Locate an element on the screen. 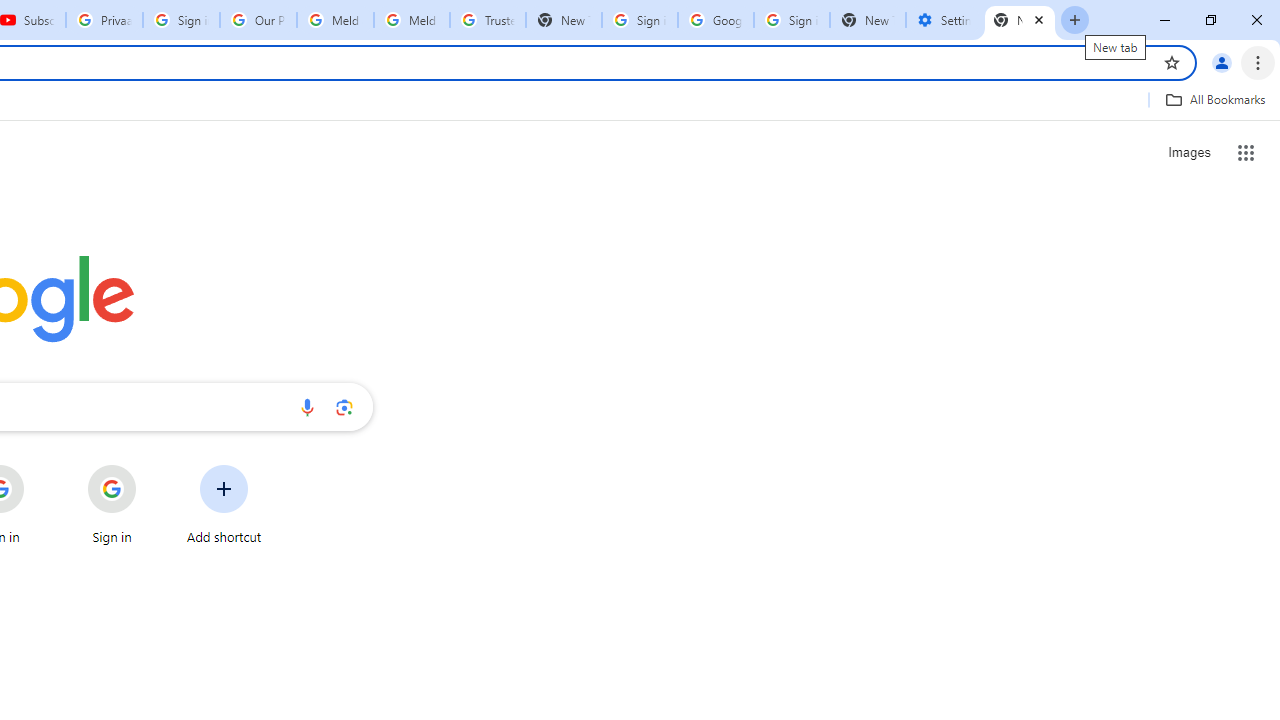 The height and width of the screenshot is (720, 1280). 'More actions for Sign in shortcut' is located at coordinates (151, 466).